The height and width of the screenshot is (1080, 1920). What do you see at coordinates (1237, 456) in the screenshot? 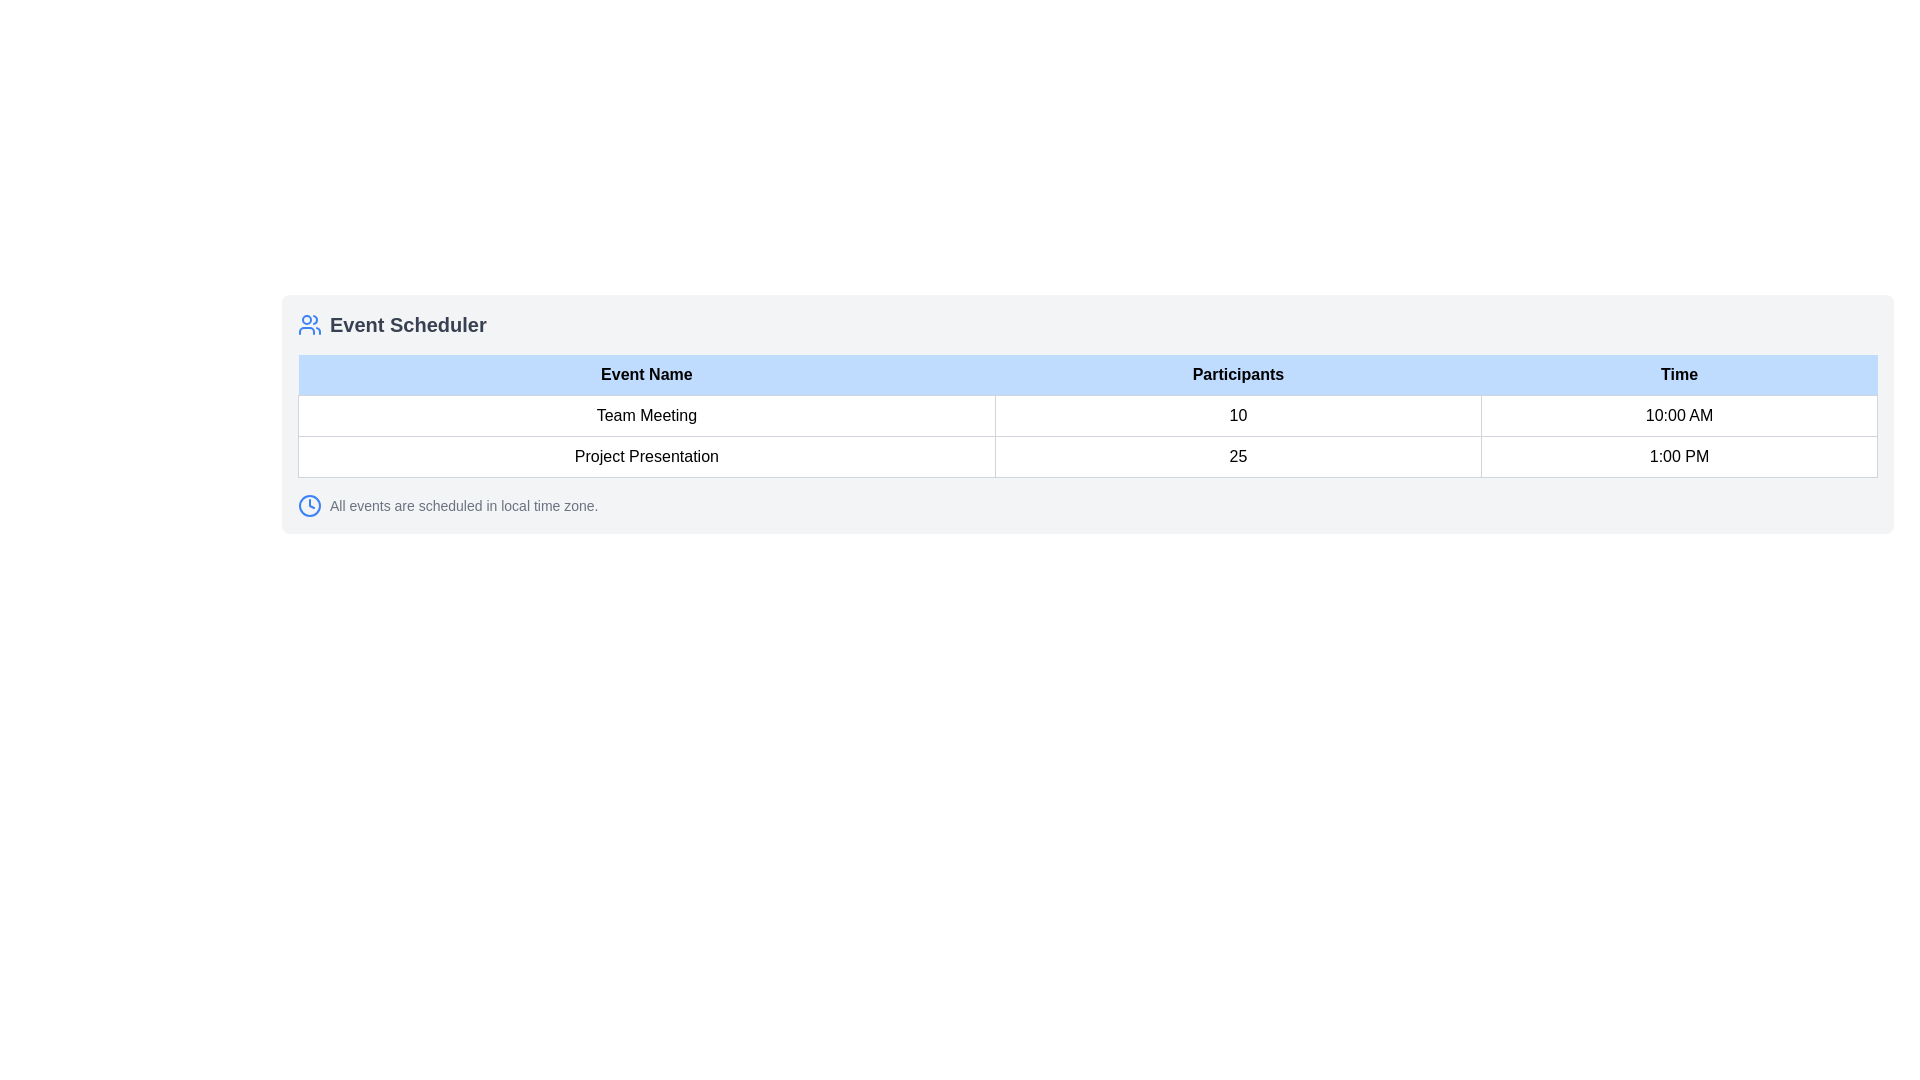
I see `the Table Cell displaying the numeric value '25' in the second column of the second row under the 'Participants' header` at bounding box center [1237, 456].